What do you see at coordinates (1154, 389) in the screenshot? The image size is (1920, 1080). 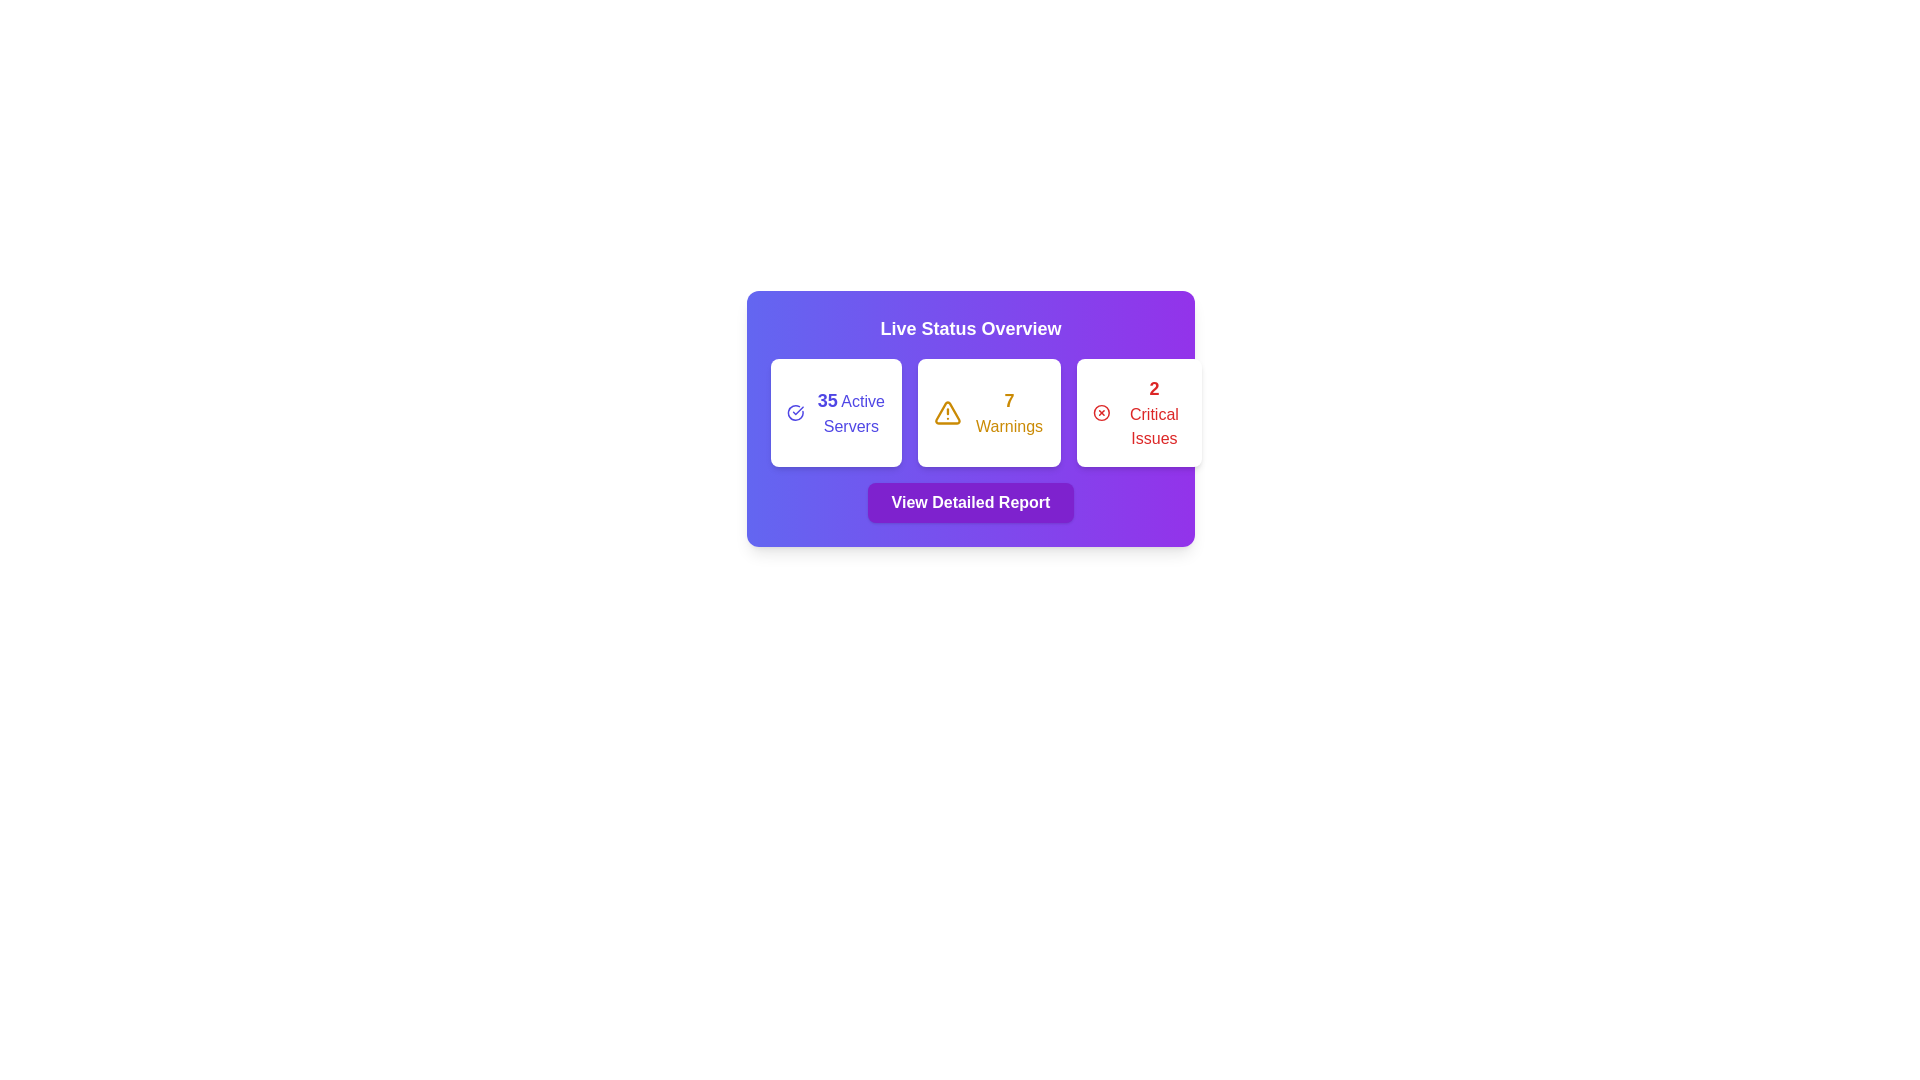 I see `displayed numeral in the 'Critical Issues' box, which shows the count of critical issues detected within the monitored system` at bounding box center [1154, 389].